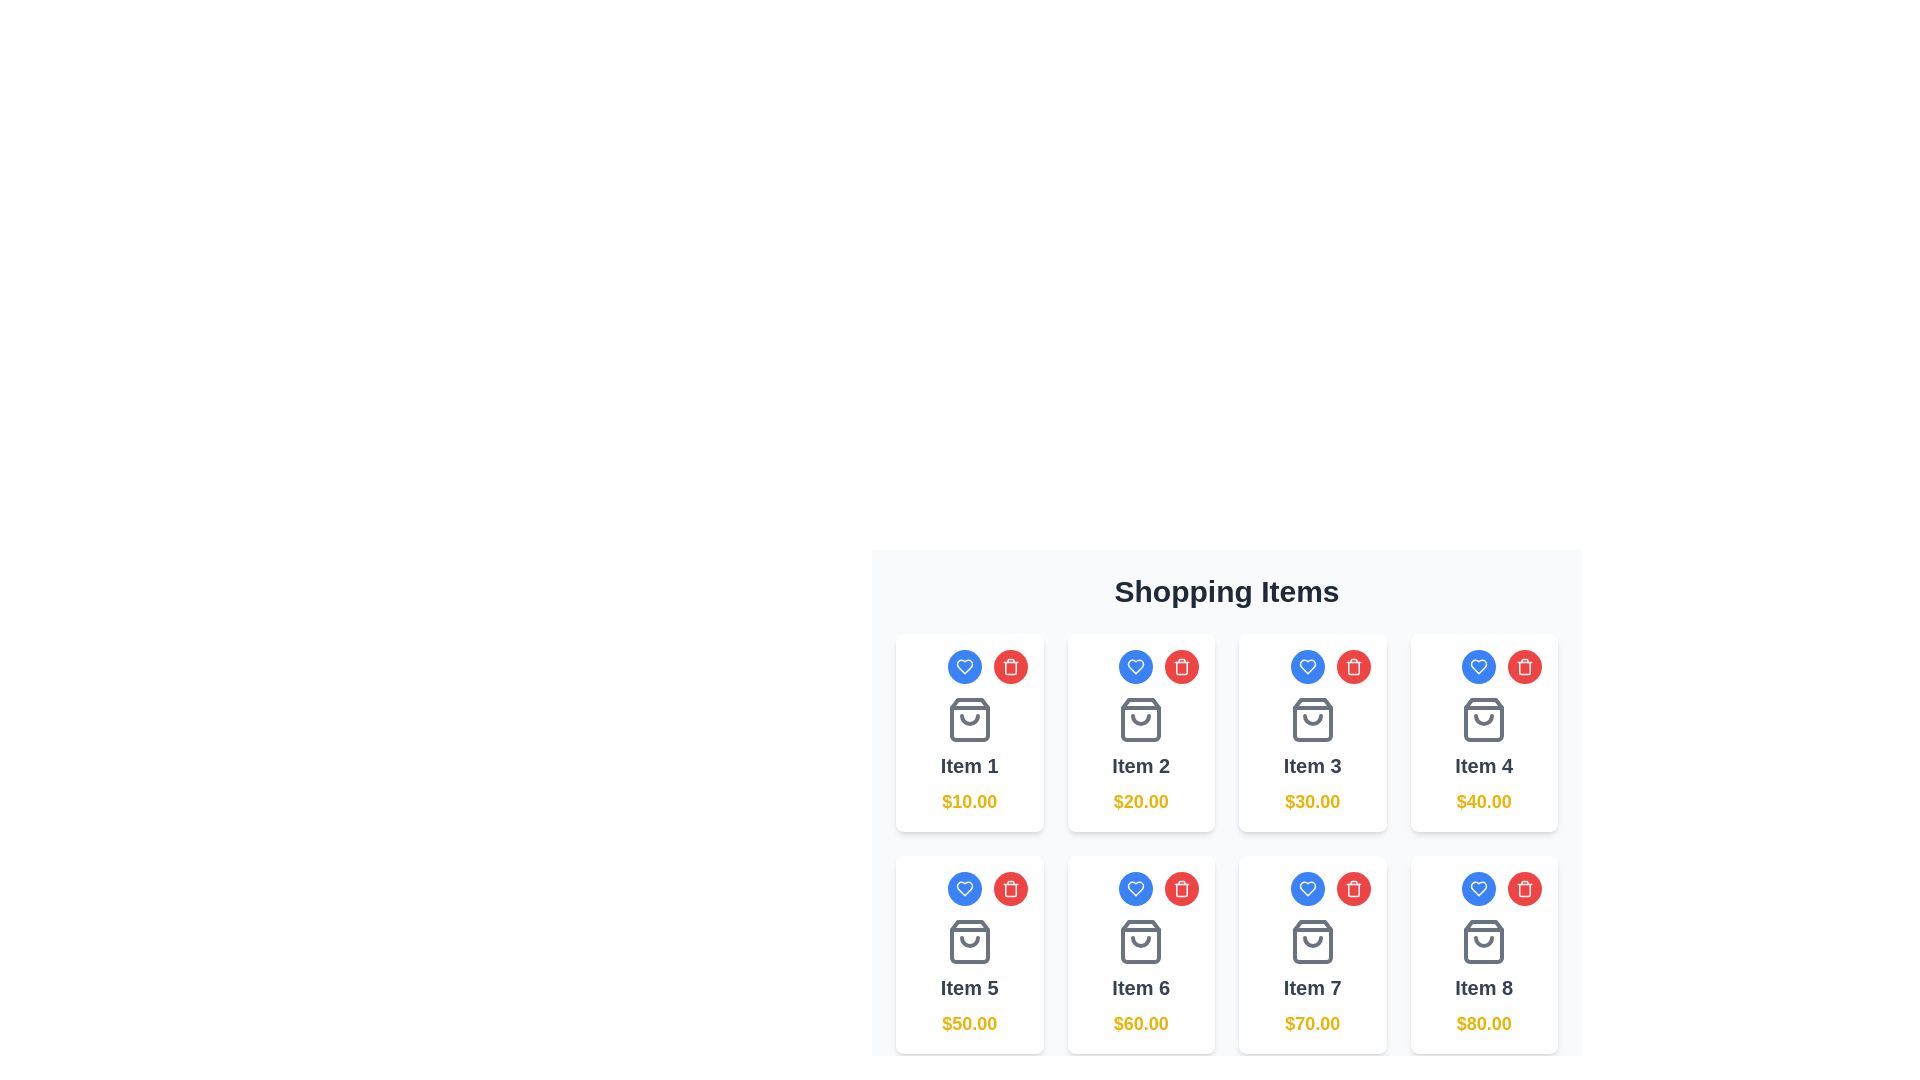  Describe the element at coordinates (1141, 977) in the screenshot. I see `the text block displaying the name and price of a shopping item, which is the sixth entry in a grid layout under 'Shopping Items'` at that location.